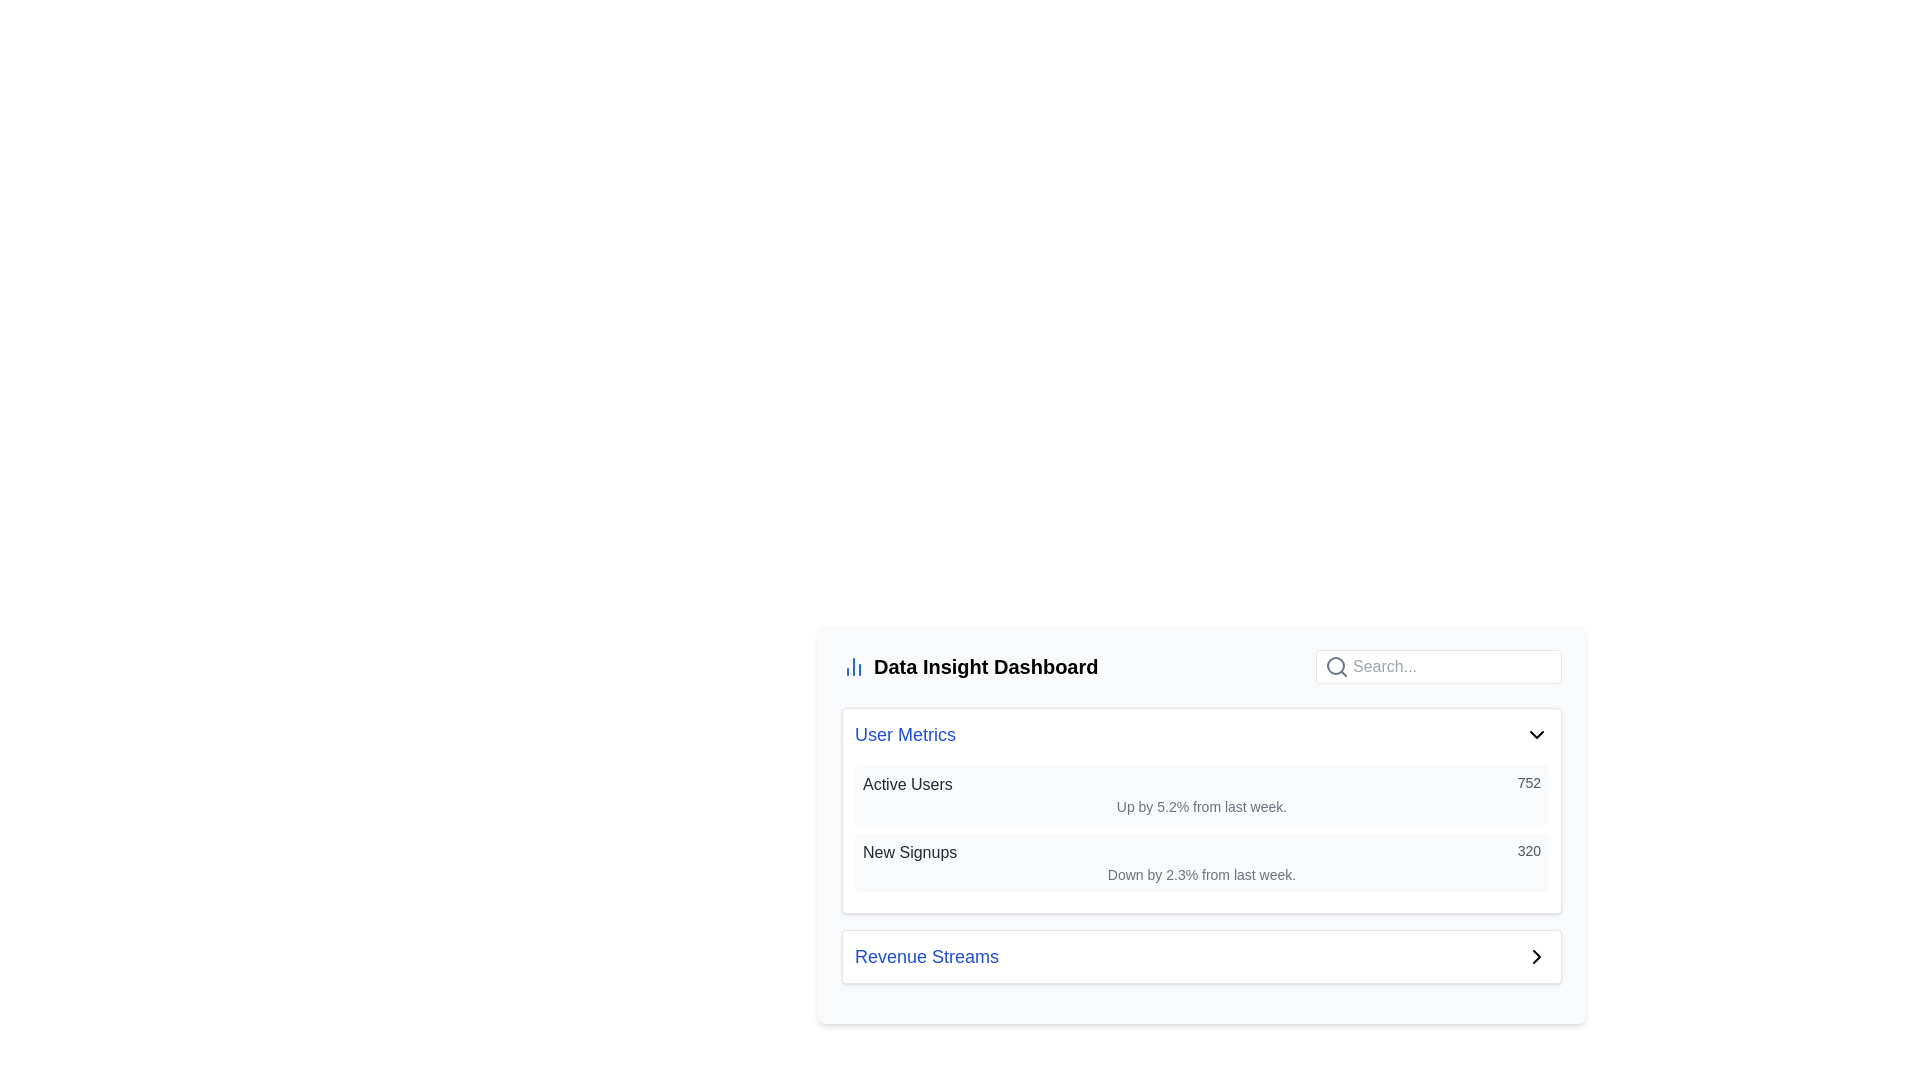 This screenshot has height=1080, width=1920. What do you see at coordinates (1335, 666) in the screenshot?
I see `the decorative SVG Circle element that visually represents the search function, which is part of the search icon in the top-right section of the dashboard interface` at bounding box center [1335, 666].